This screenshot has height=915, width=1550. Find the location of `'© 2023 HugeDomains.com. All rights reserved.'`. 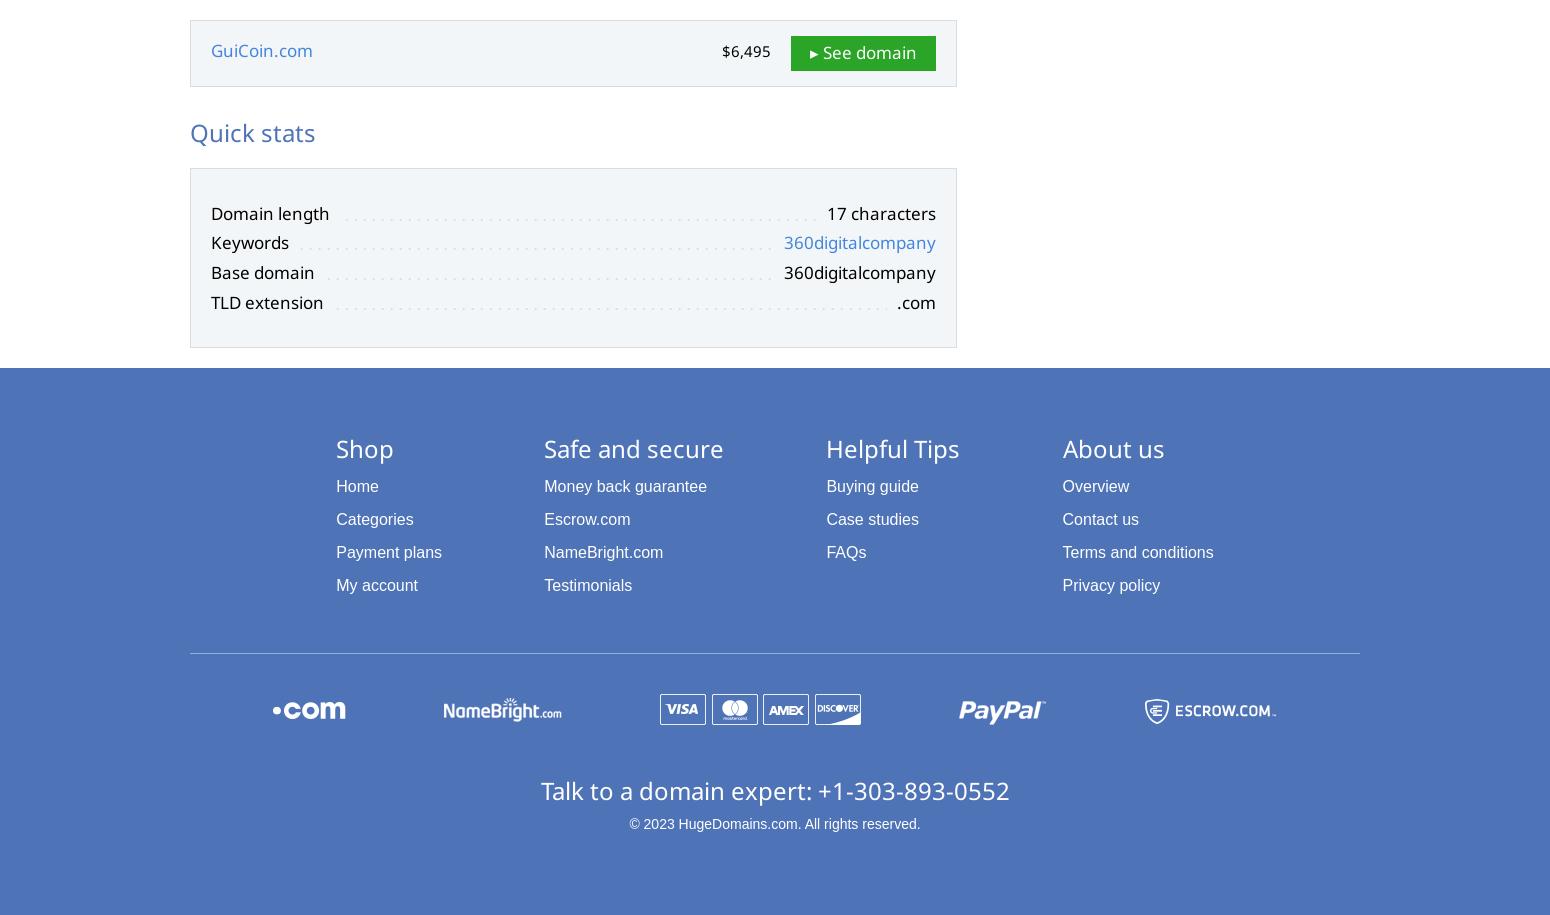

'© 2023 HugeDomains.com. All rights reserved.' is located at coordinates (774, 823).